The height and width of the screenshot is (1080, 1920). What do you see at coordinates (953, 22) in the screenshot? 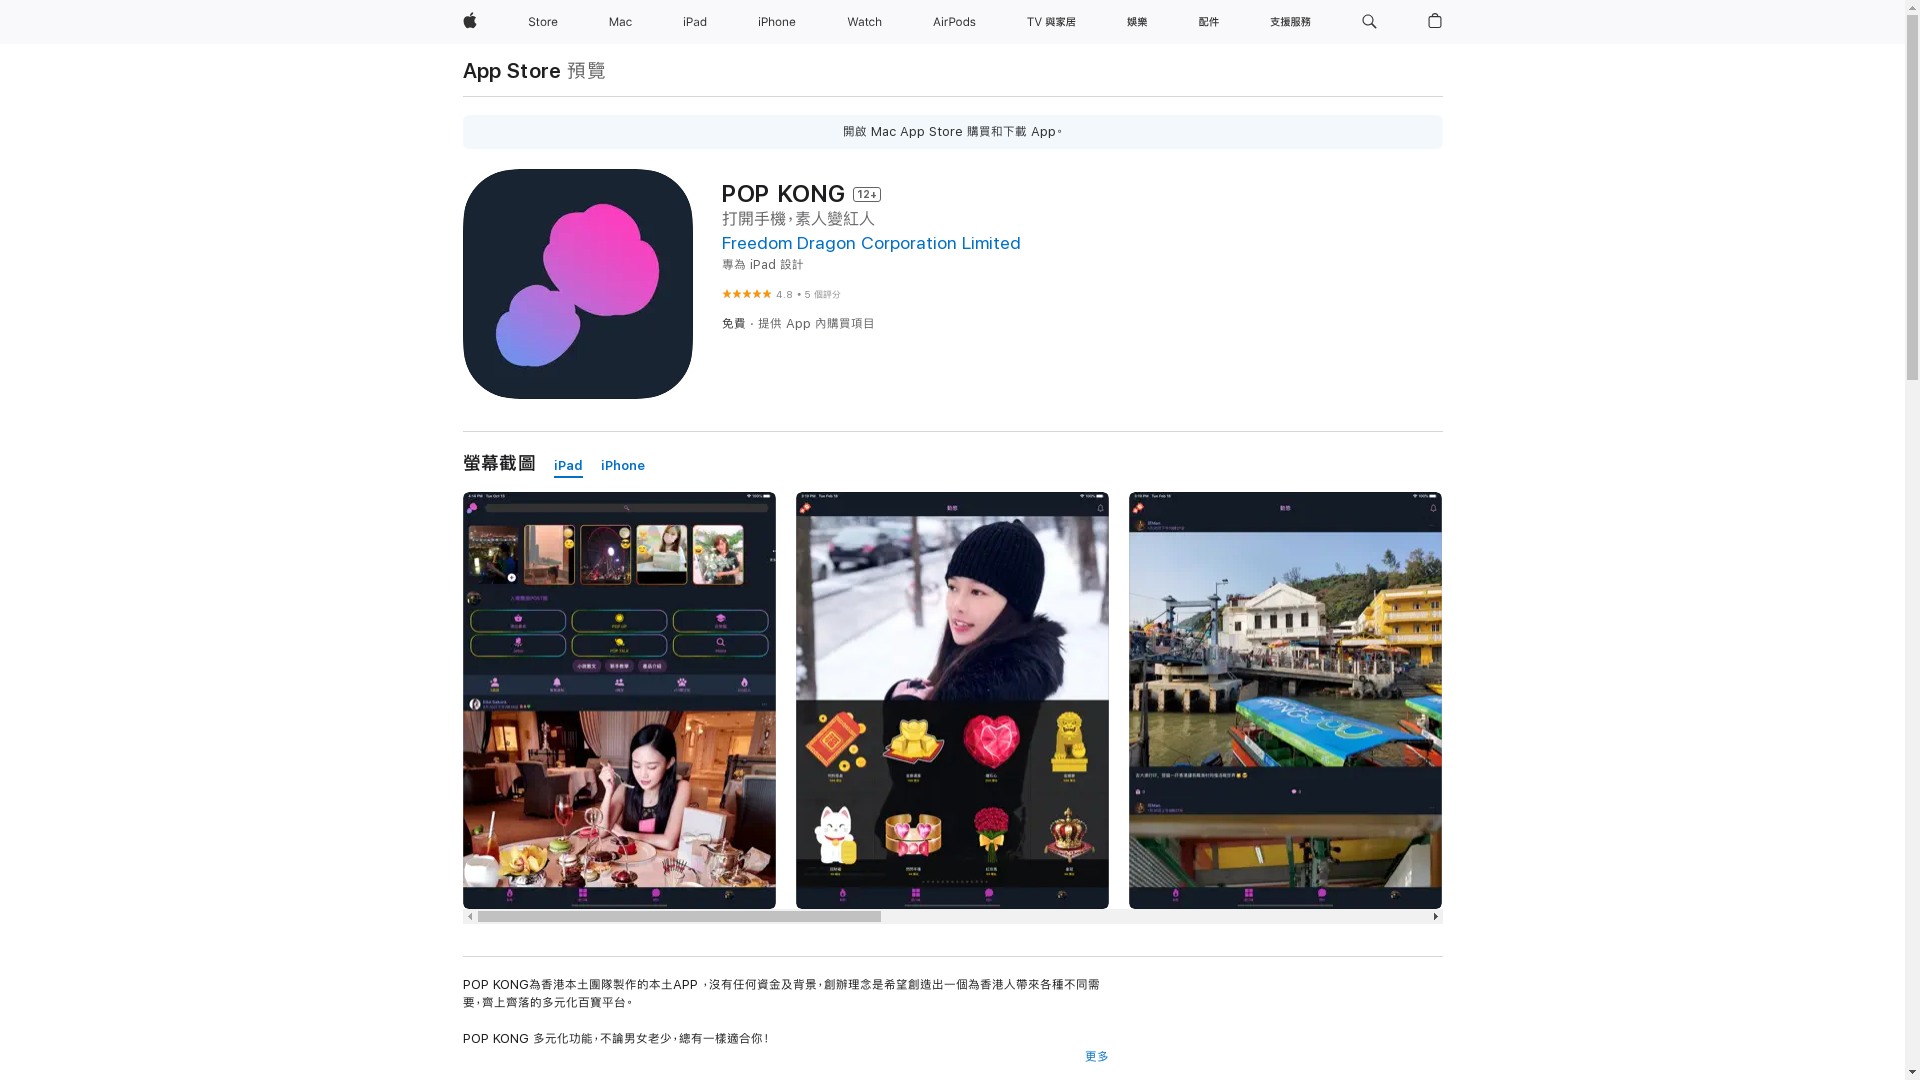
I see `'AirPods'` at bounding box center [953, 22].